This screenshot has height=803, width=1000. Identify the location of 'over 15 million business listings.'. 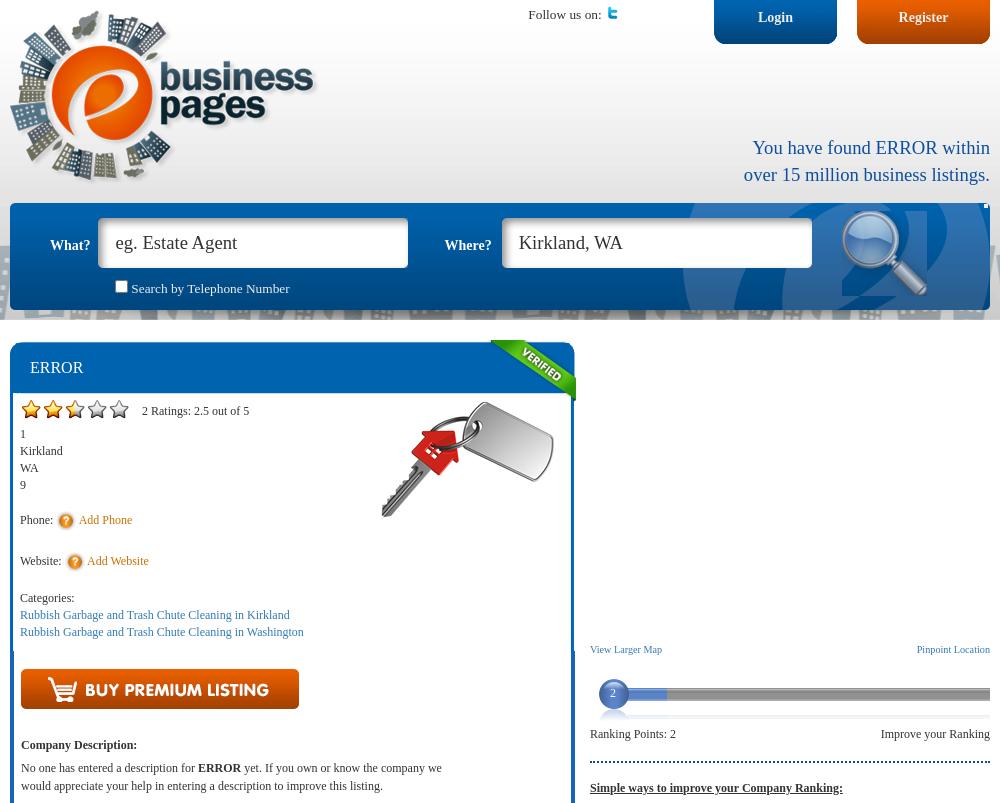
(865, 172).